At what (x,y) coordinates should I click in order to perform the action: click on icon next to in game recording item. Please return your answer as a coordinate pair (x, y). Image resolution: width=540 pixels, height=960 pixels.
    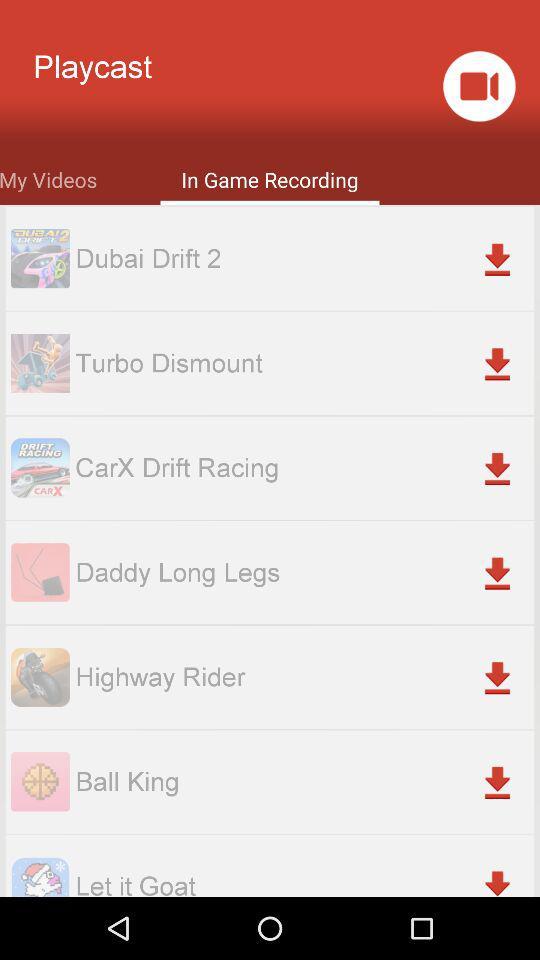
    Looking at the image, I should click on (48, 177).